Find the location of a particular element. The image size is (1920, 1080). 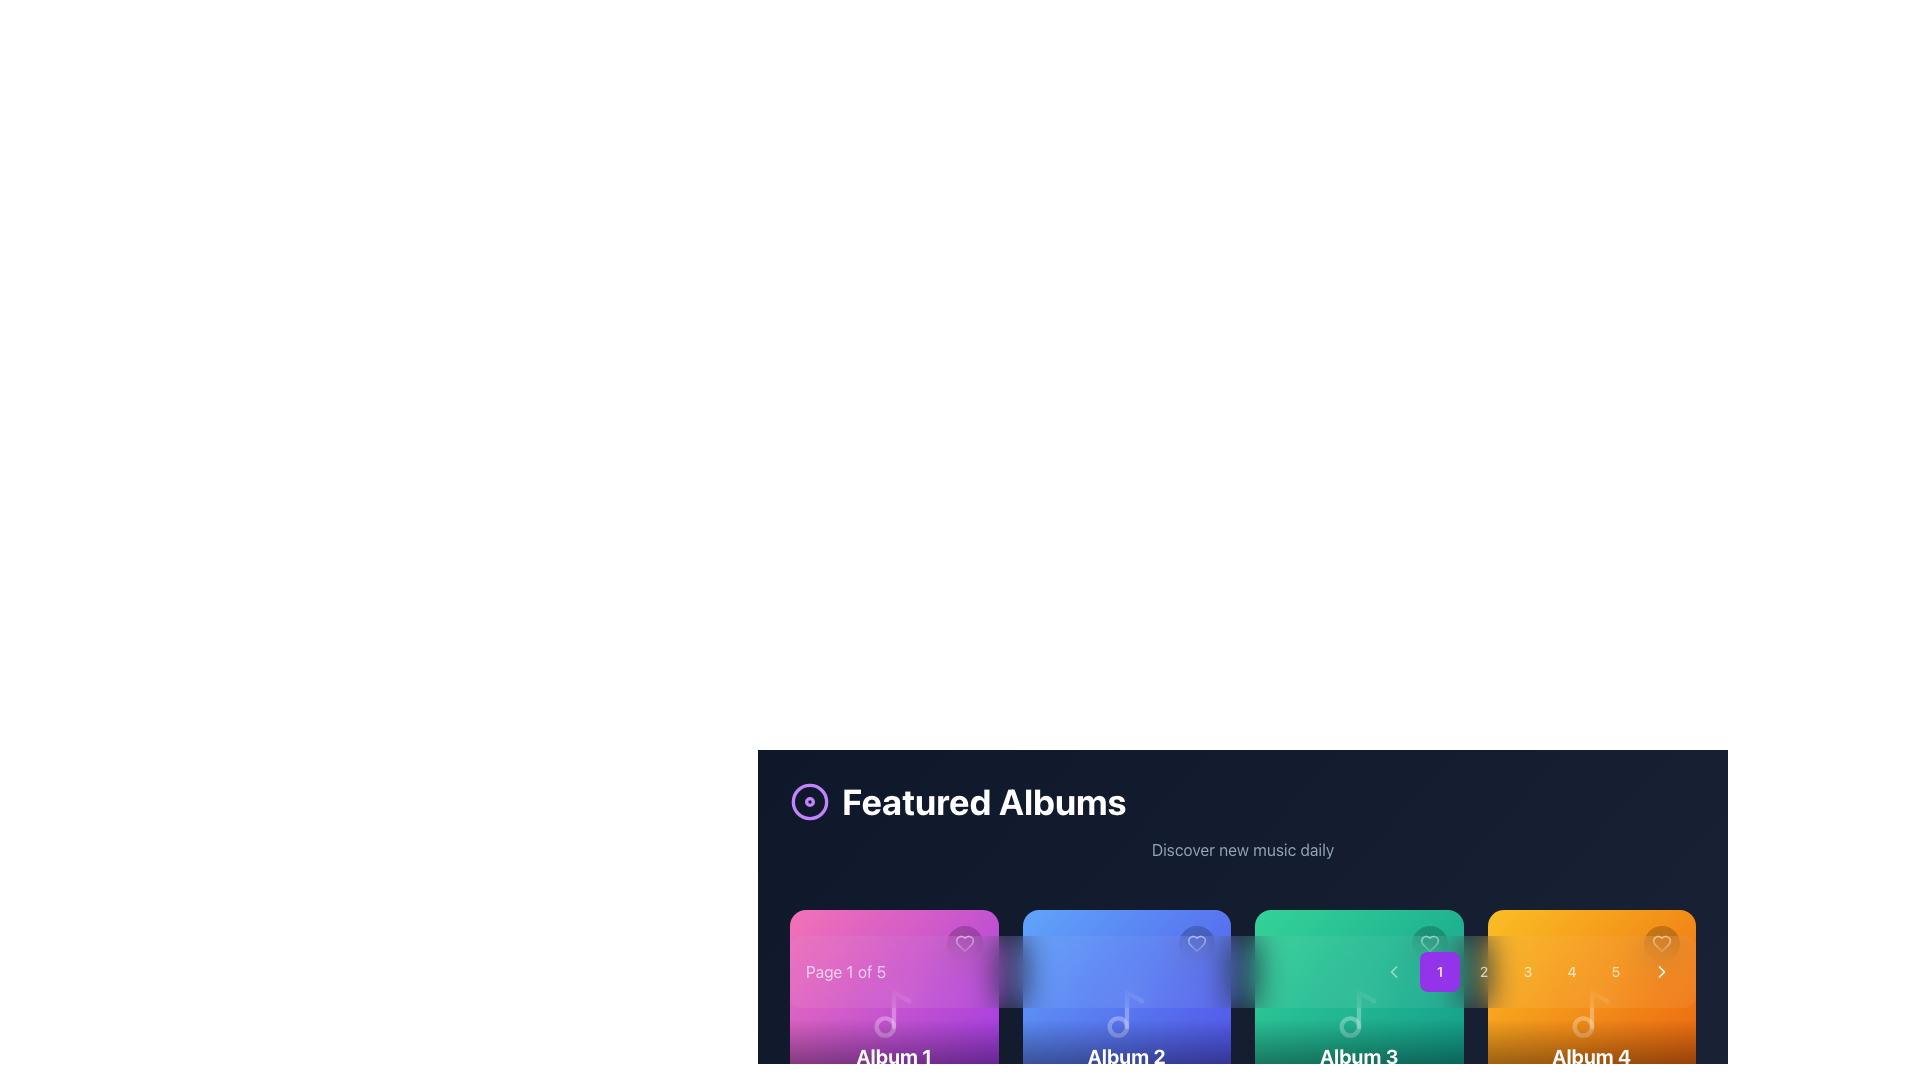

the 'Album 1' text label, which is a bold and large font label located below a vivid gradient-colored card in the carousel interface is located at coordinates (893, 1055).